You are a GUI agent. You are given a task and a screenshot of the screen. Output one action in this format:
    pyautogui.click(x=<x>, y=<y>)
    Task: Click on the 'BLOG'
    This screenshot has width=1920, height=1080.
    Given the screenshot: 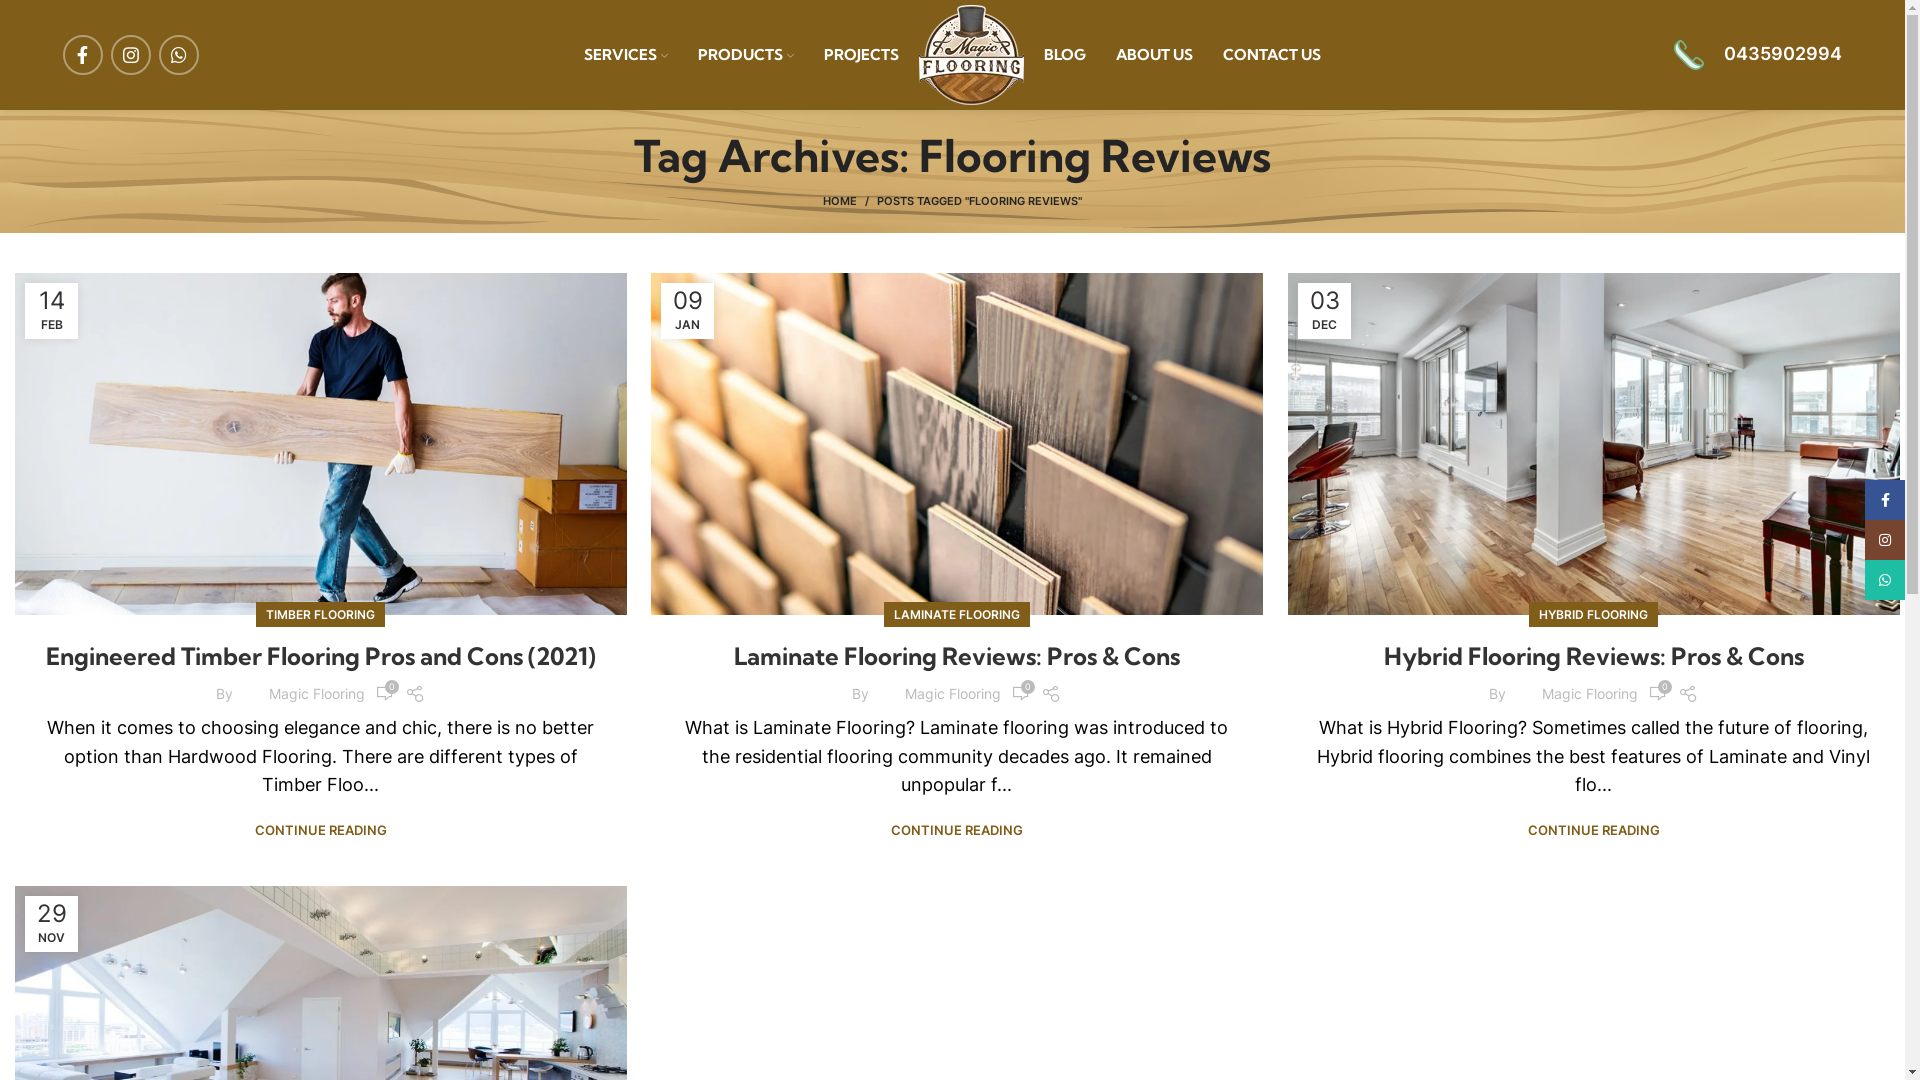 What is the action you would take?
    pyautogui.click(x=1064, y=53)
    